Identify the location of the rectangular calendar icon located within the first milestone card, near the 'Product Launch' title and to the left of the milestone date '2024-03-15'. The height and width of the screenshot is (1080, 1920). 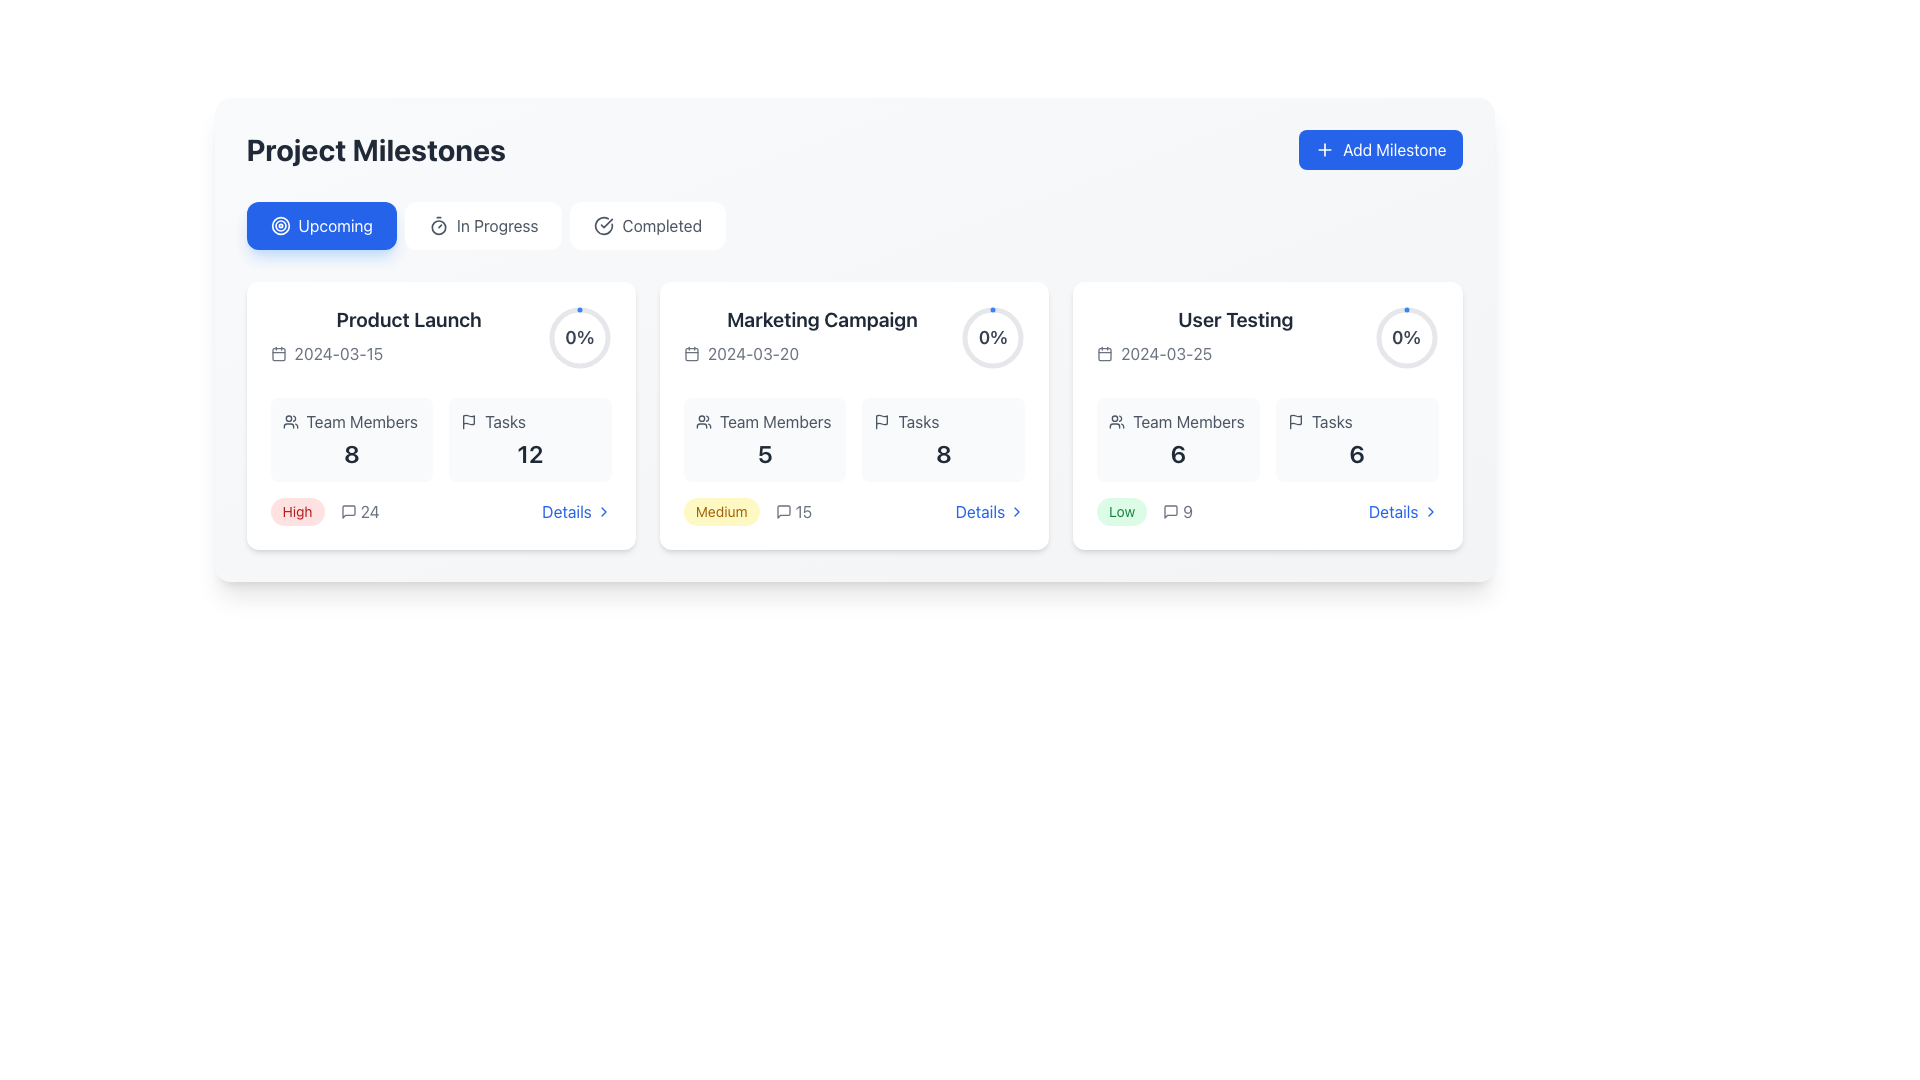
(277, 353).